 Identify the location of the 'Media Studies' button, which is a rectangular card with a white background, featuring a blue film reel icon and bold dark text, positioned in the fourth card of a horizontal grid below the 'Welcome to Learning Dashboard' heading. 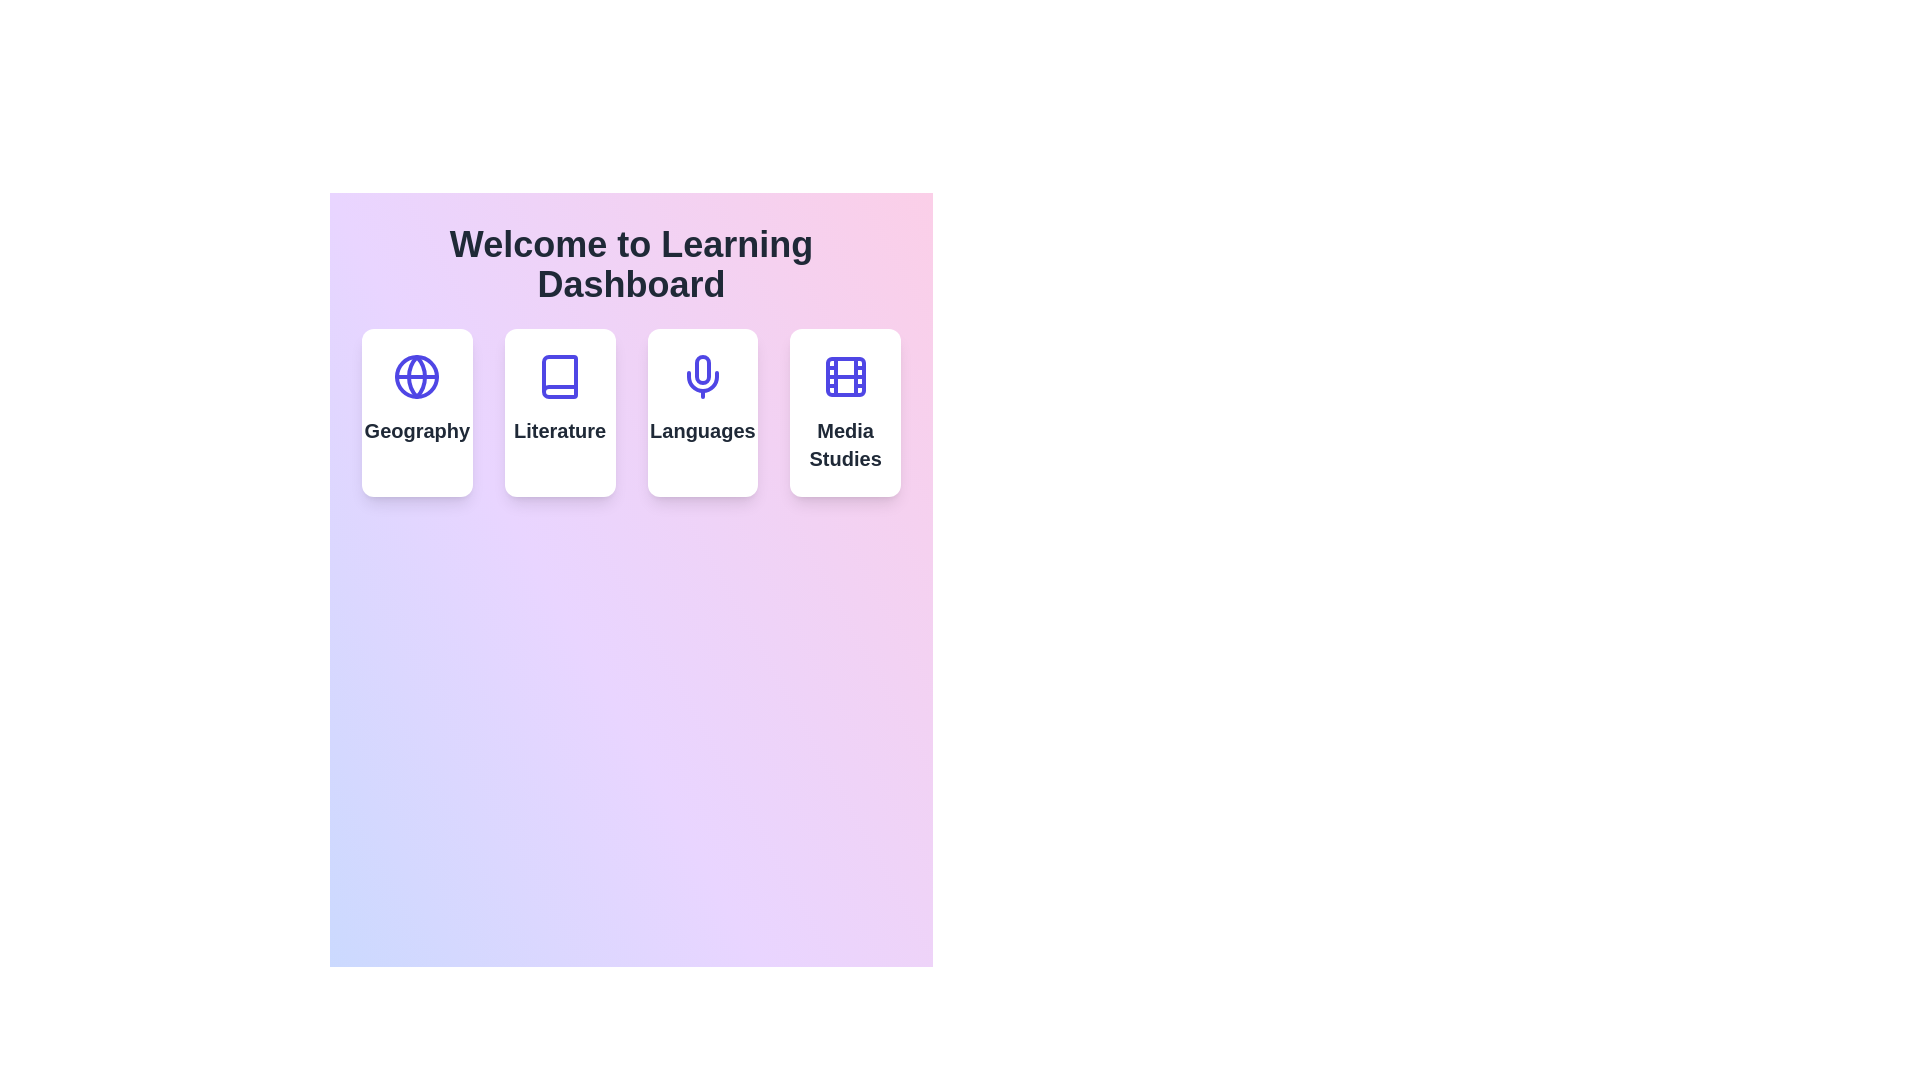
(845, 411).